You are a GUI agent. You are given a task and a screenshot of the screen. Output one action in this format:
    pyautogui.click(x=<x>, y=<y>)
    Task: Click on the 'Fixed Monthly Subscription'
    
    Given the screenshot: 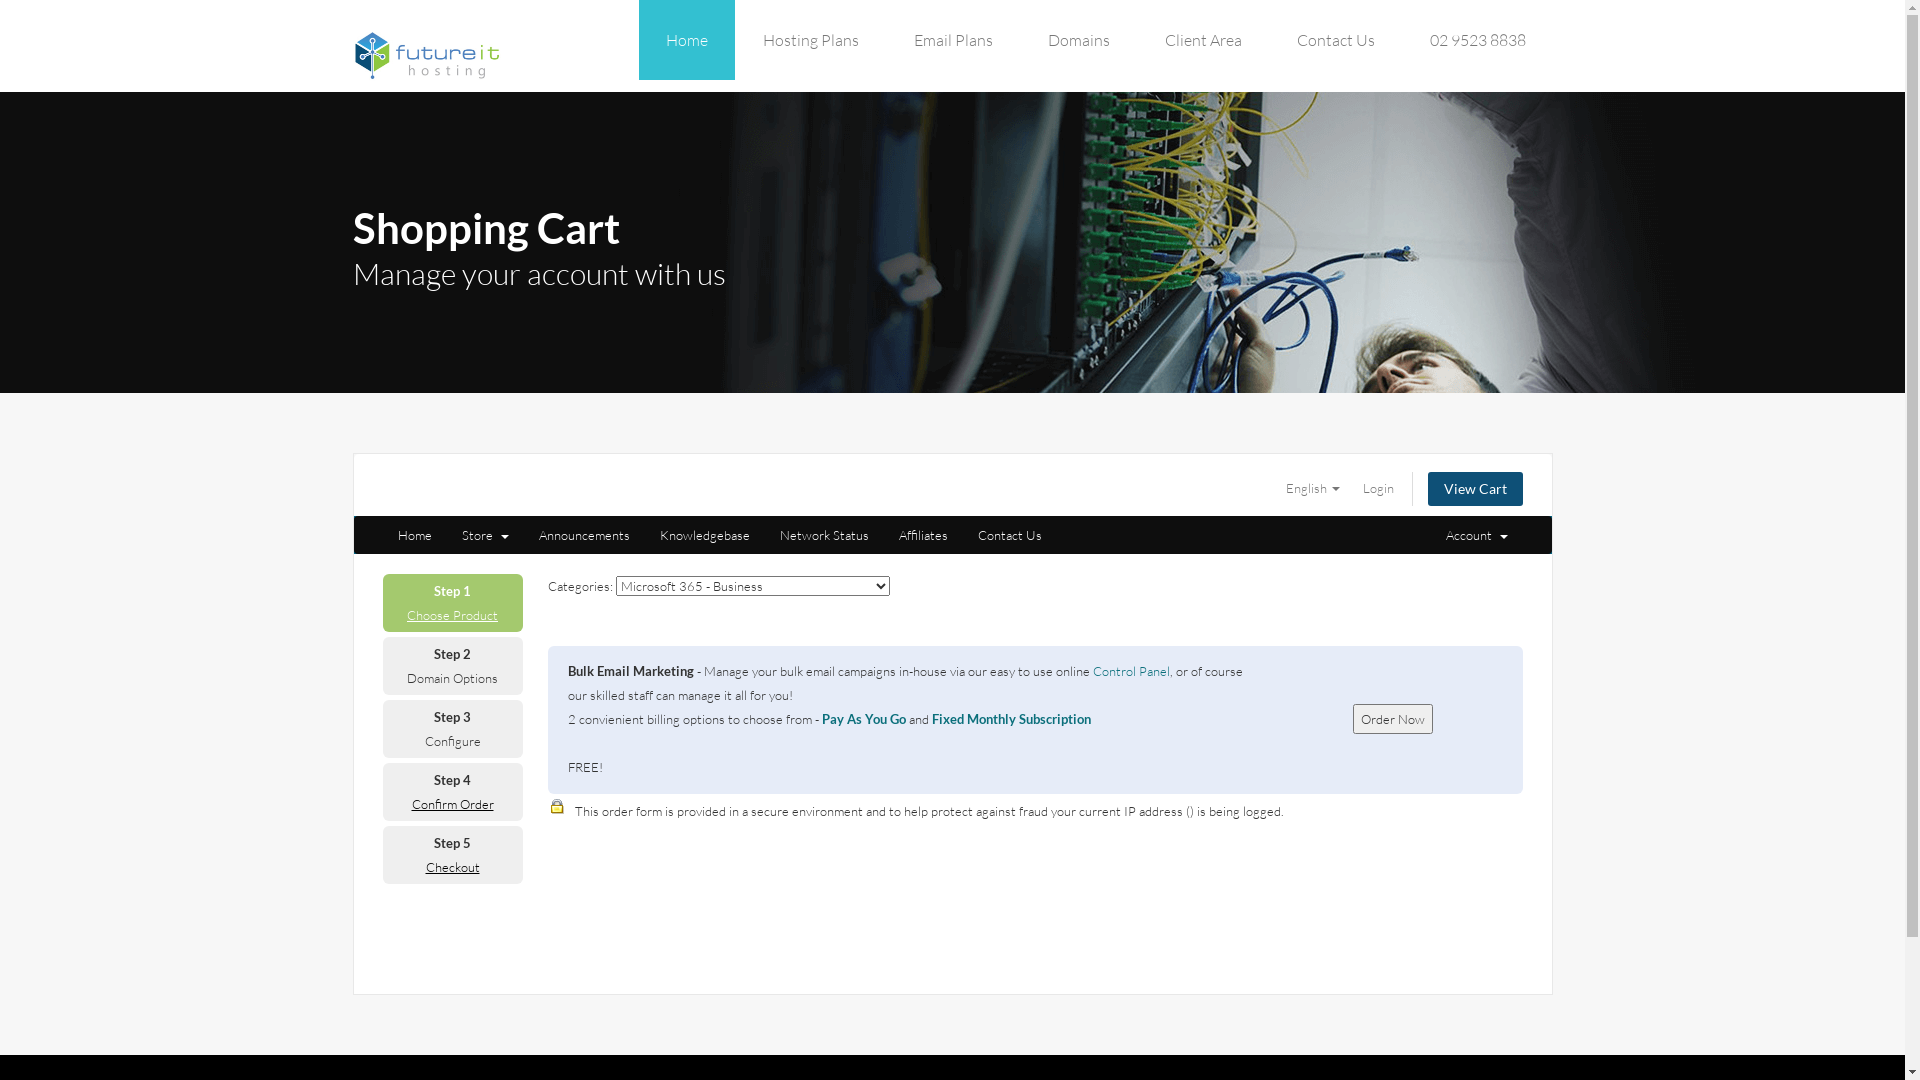 What is the action you would take?
    pyautogui.click(x=1011, y=717)
    